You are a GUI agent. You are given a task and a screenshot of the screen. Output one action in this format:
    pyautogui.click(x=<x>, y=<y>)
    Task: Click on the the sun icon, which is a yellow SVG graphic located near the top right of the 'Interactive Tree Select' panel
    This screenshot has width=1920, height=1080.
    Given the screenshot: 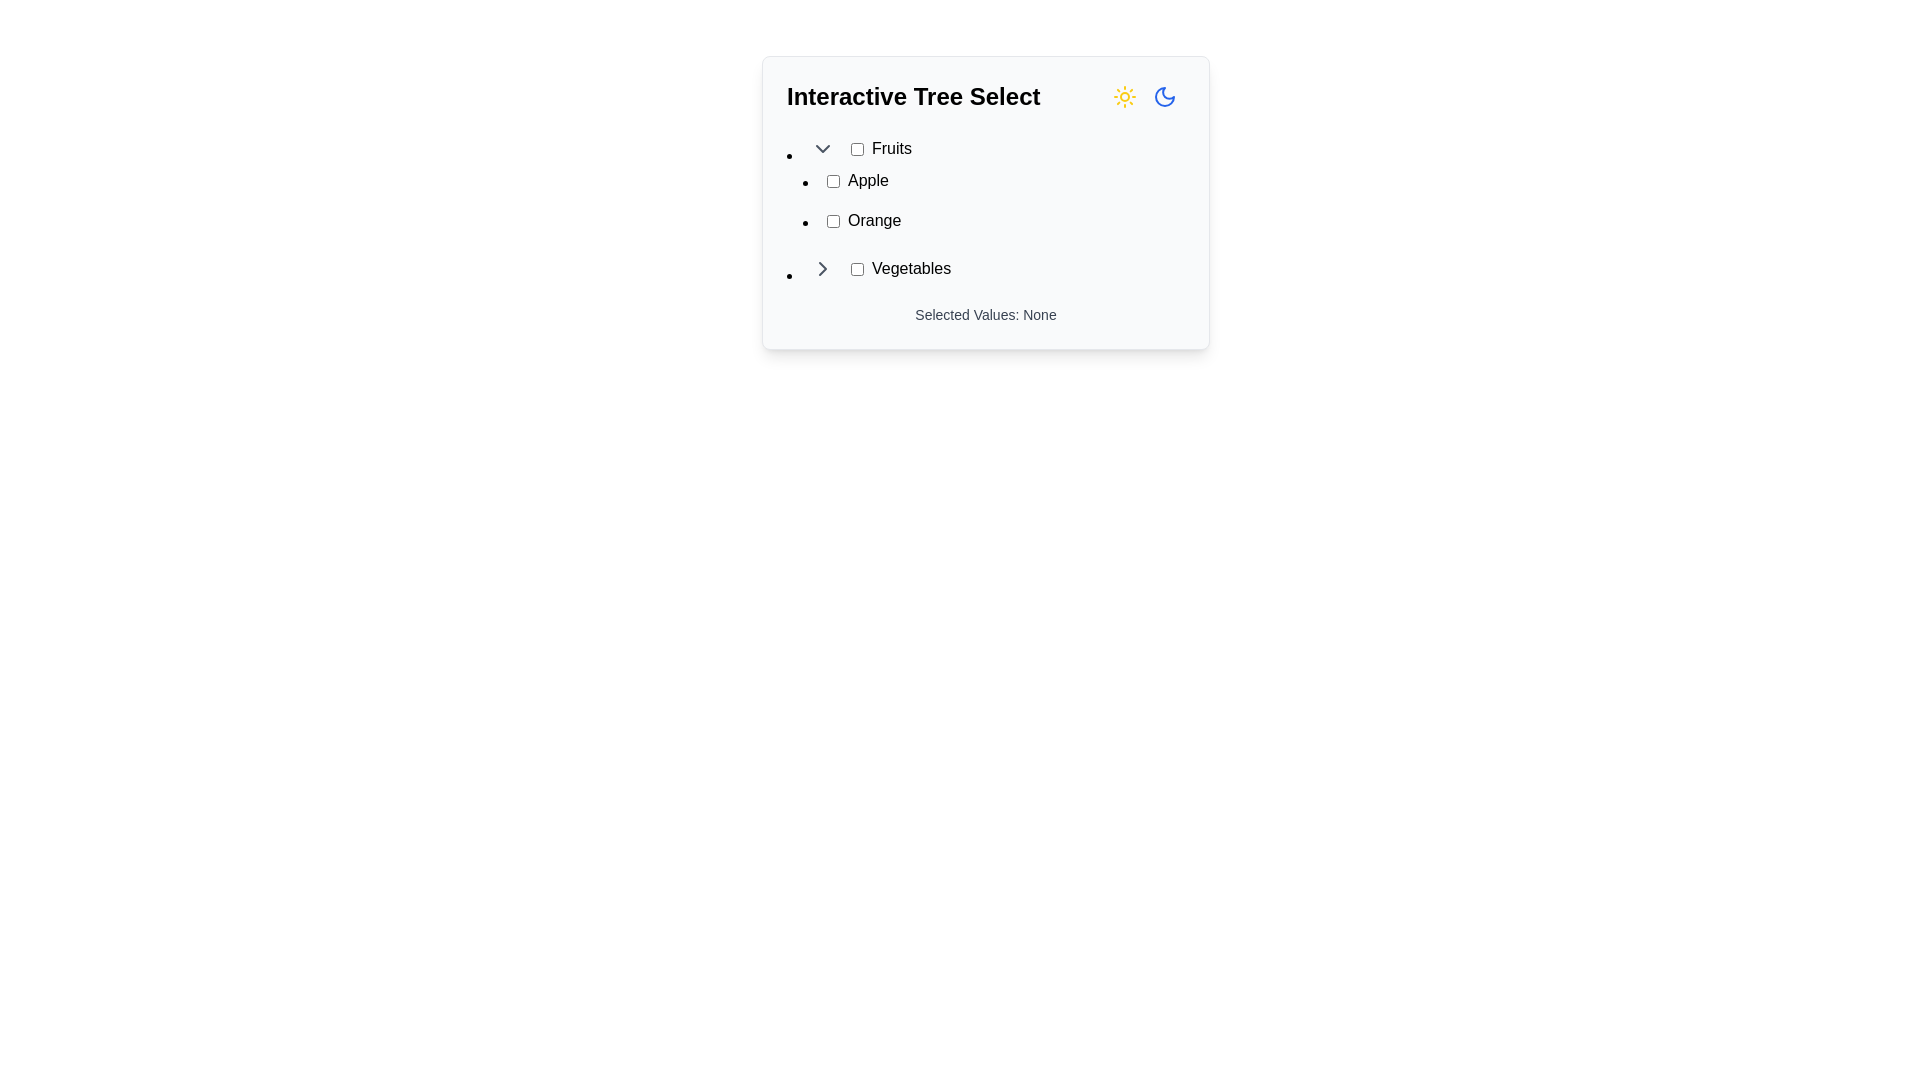 What is the action you would take?
    pyautogui.click(x=1124, y=96)
    